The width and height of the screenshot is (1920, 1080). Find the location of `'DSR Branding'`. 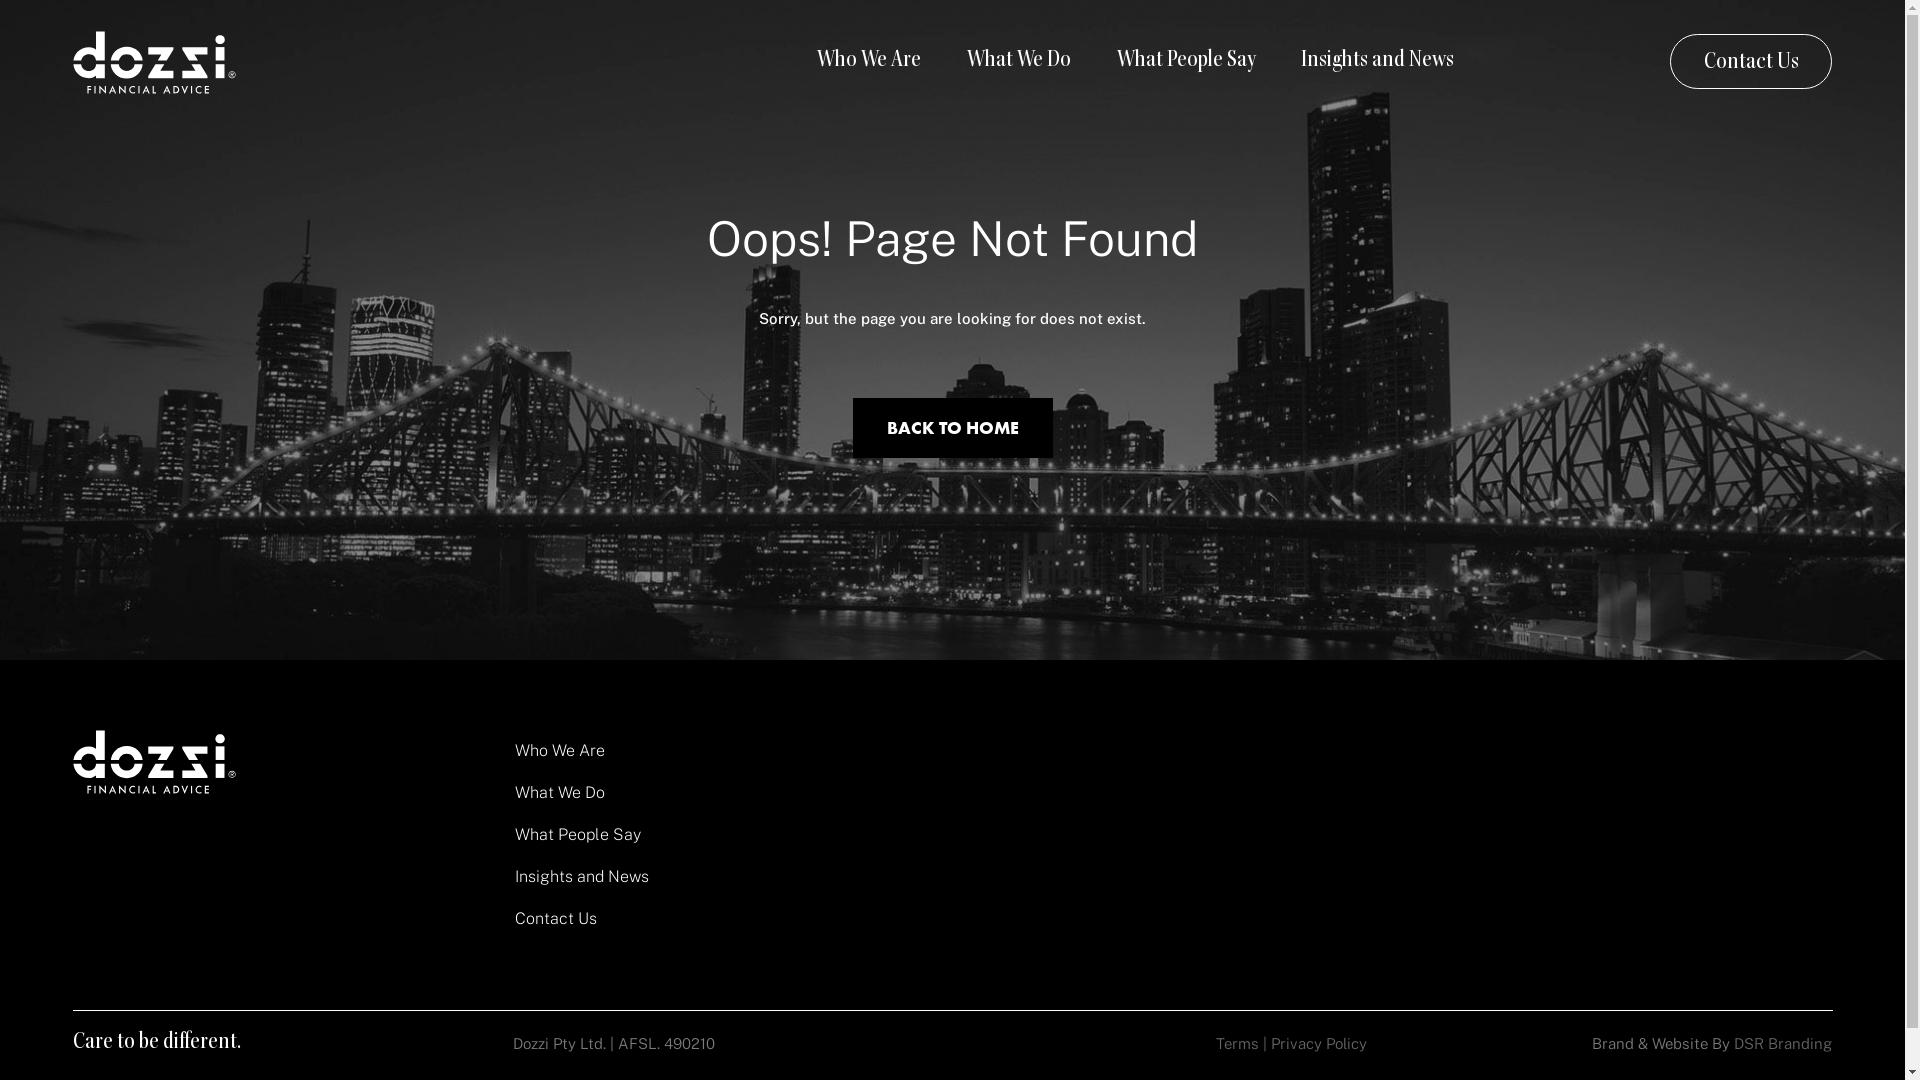

'DSR Branding' is located at coordinates (1782, 1042).